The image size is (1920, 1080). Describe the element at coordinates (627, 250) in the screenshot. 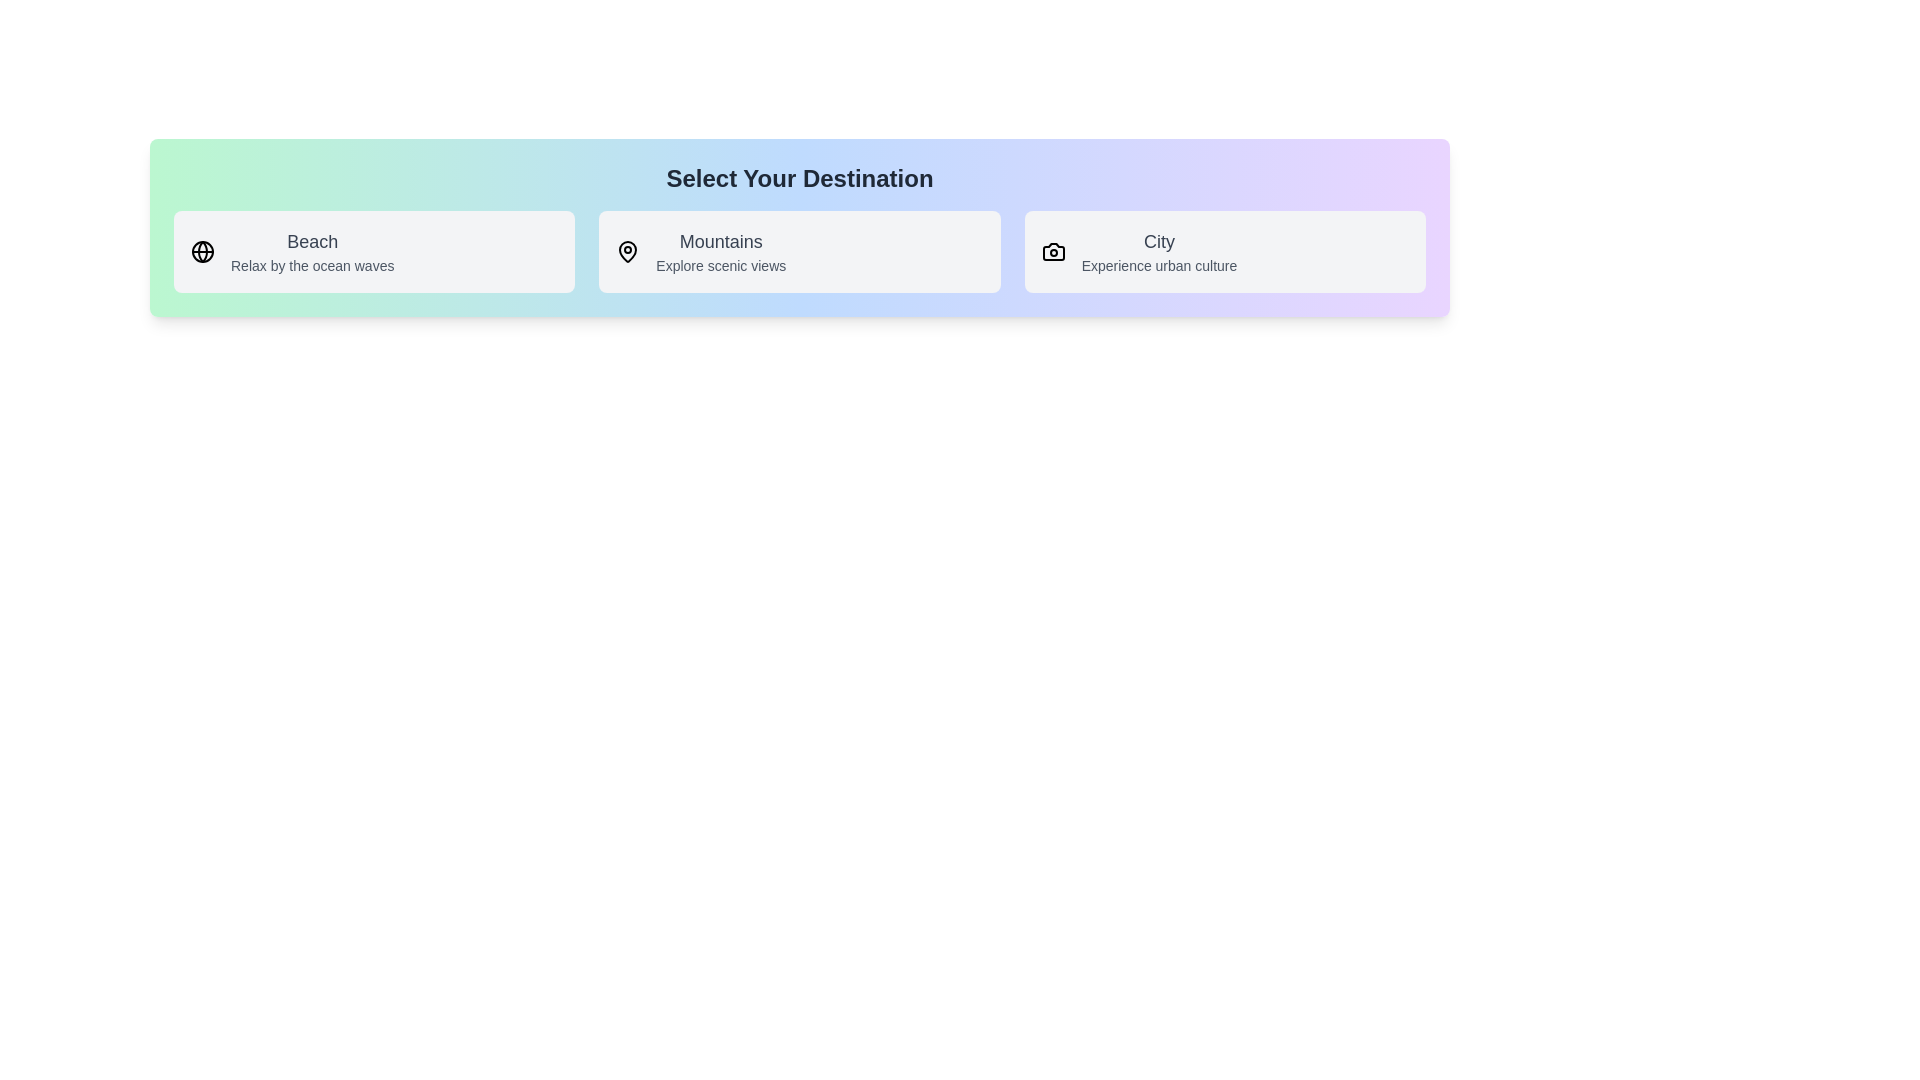

I see `the small, stylized pin or marker icon located within the 'Mountains' card option, above the text 'Explore scenic views.'` at that location.